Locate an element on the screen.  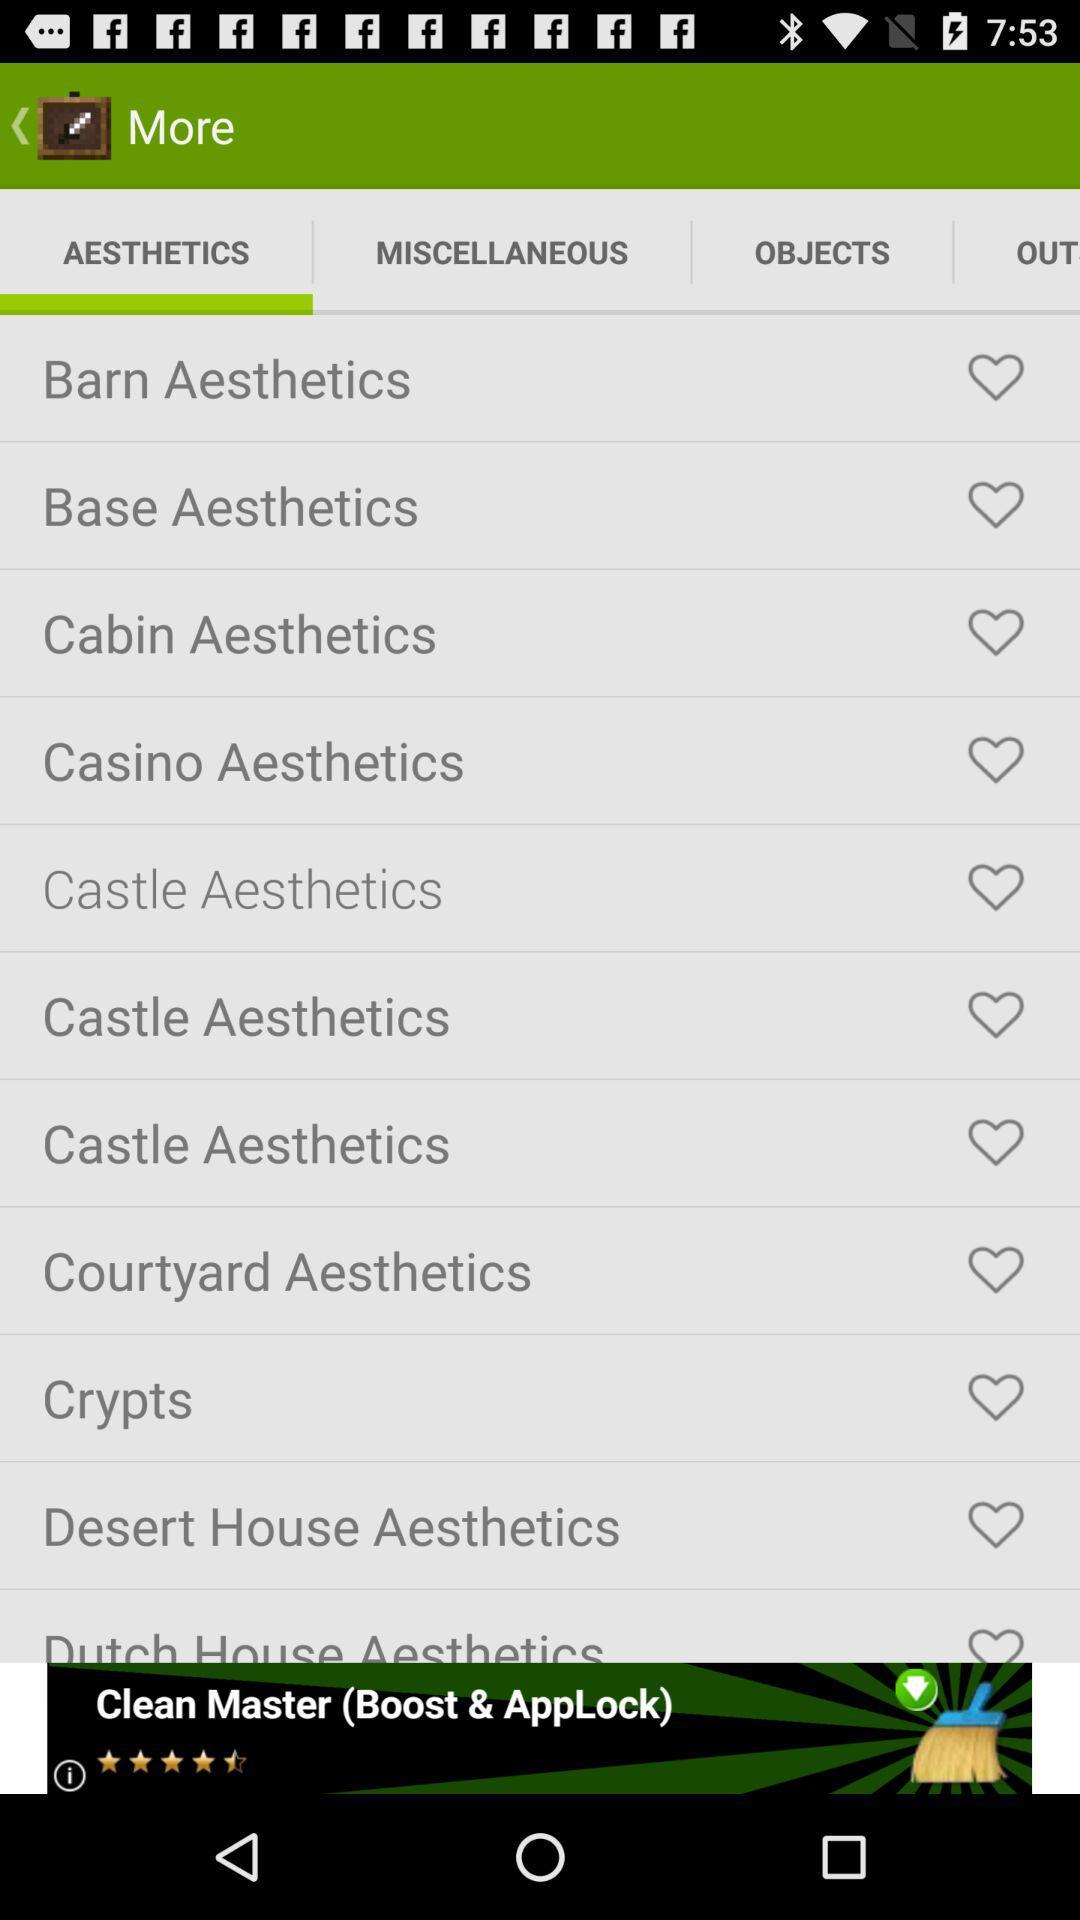
to favorites is located at coordinates (995, 759).